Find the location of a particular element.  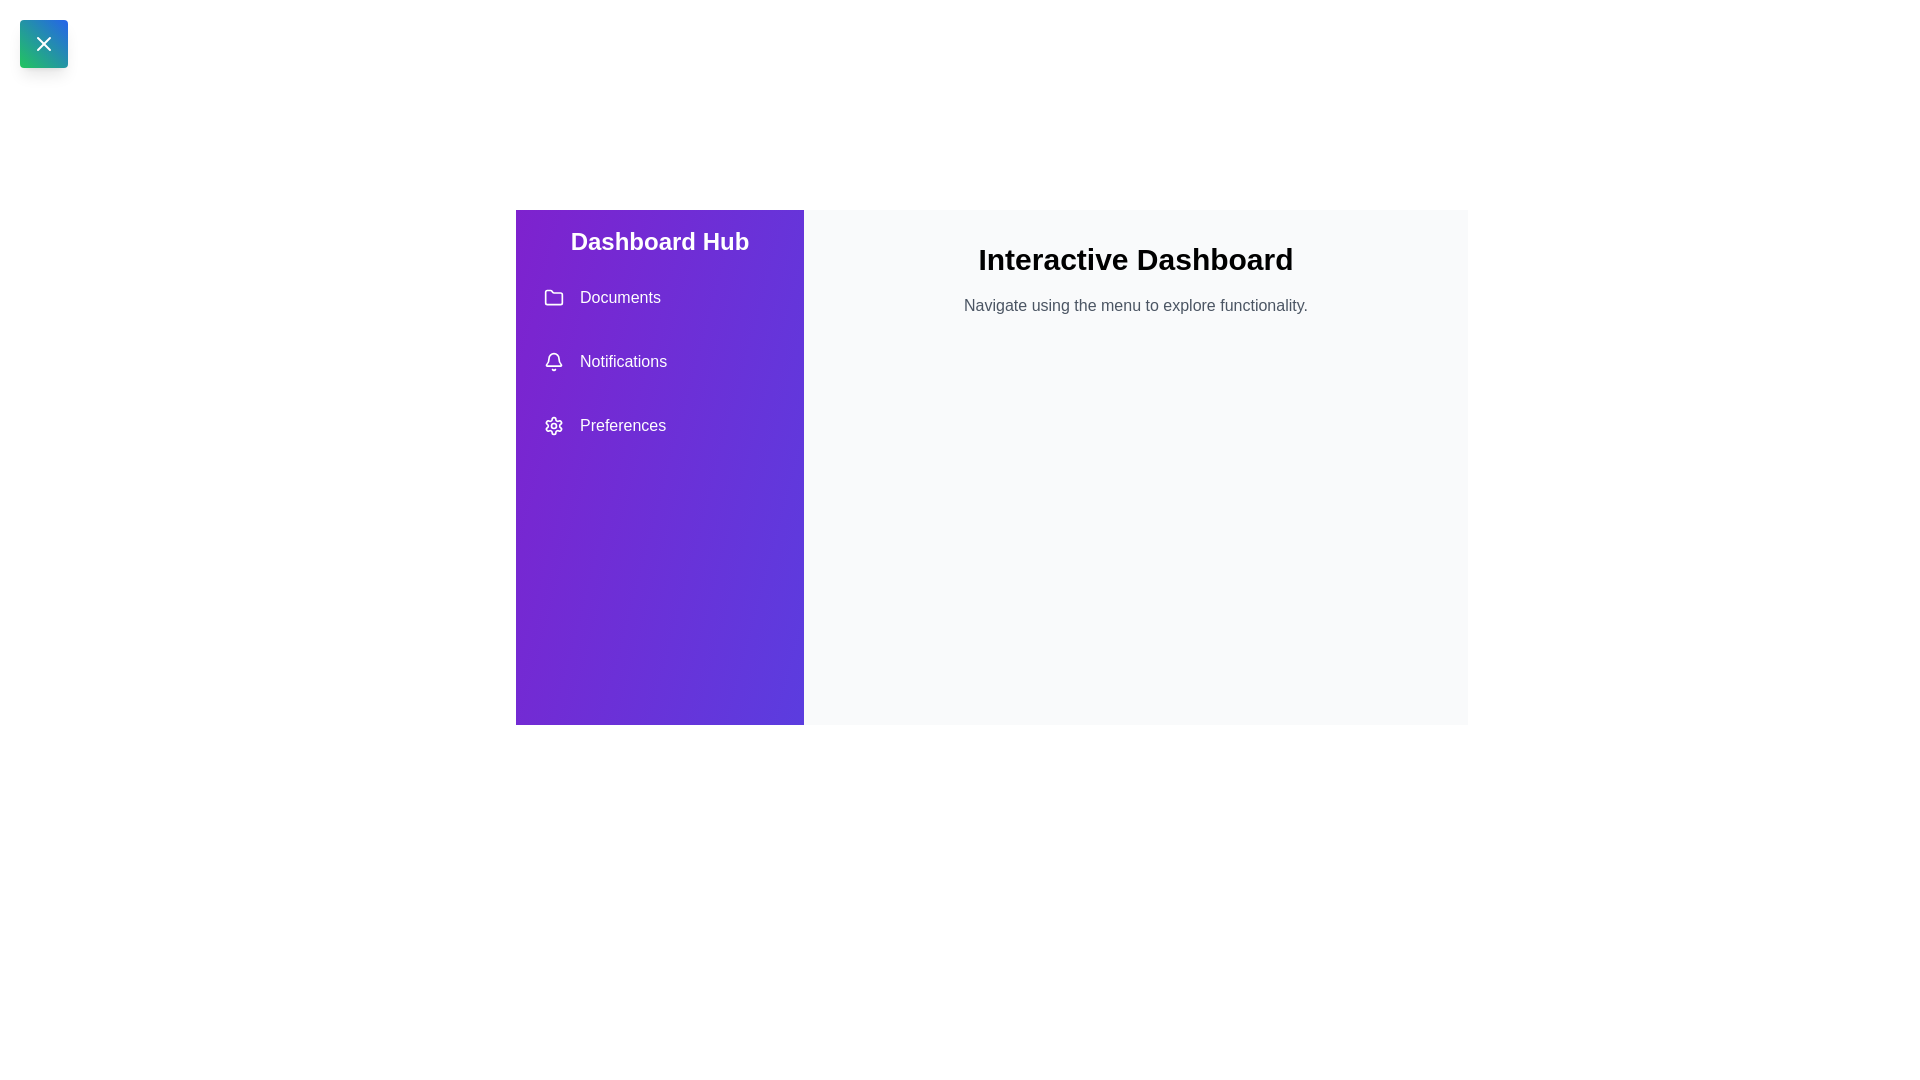

the 'Documents' menu item in the drawer is located at coordinates (660, 297).